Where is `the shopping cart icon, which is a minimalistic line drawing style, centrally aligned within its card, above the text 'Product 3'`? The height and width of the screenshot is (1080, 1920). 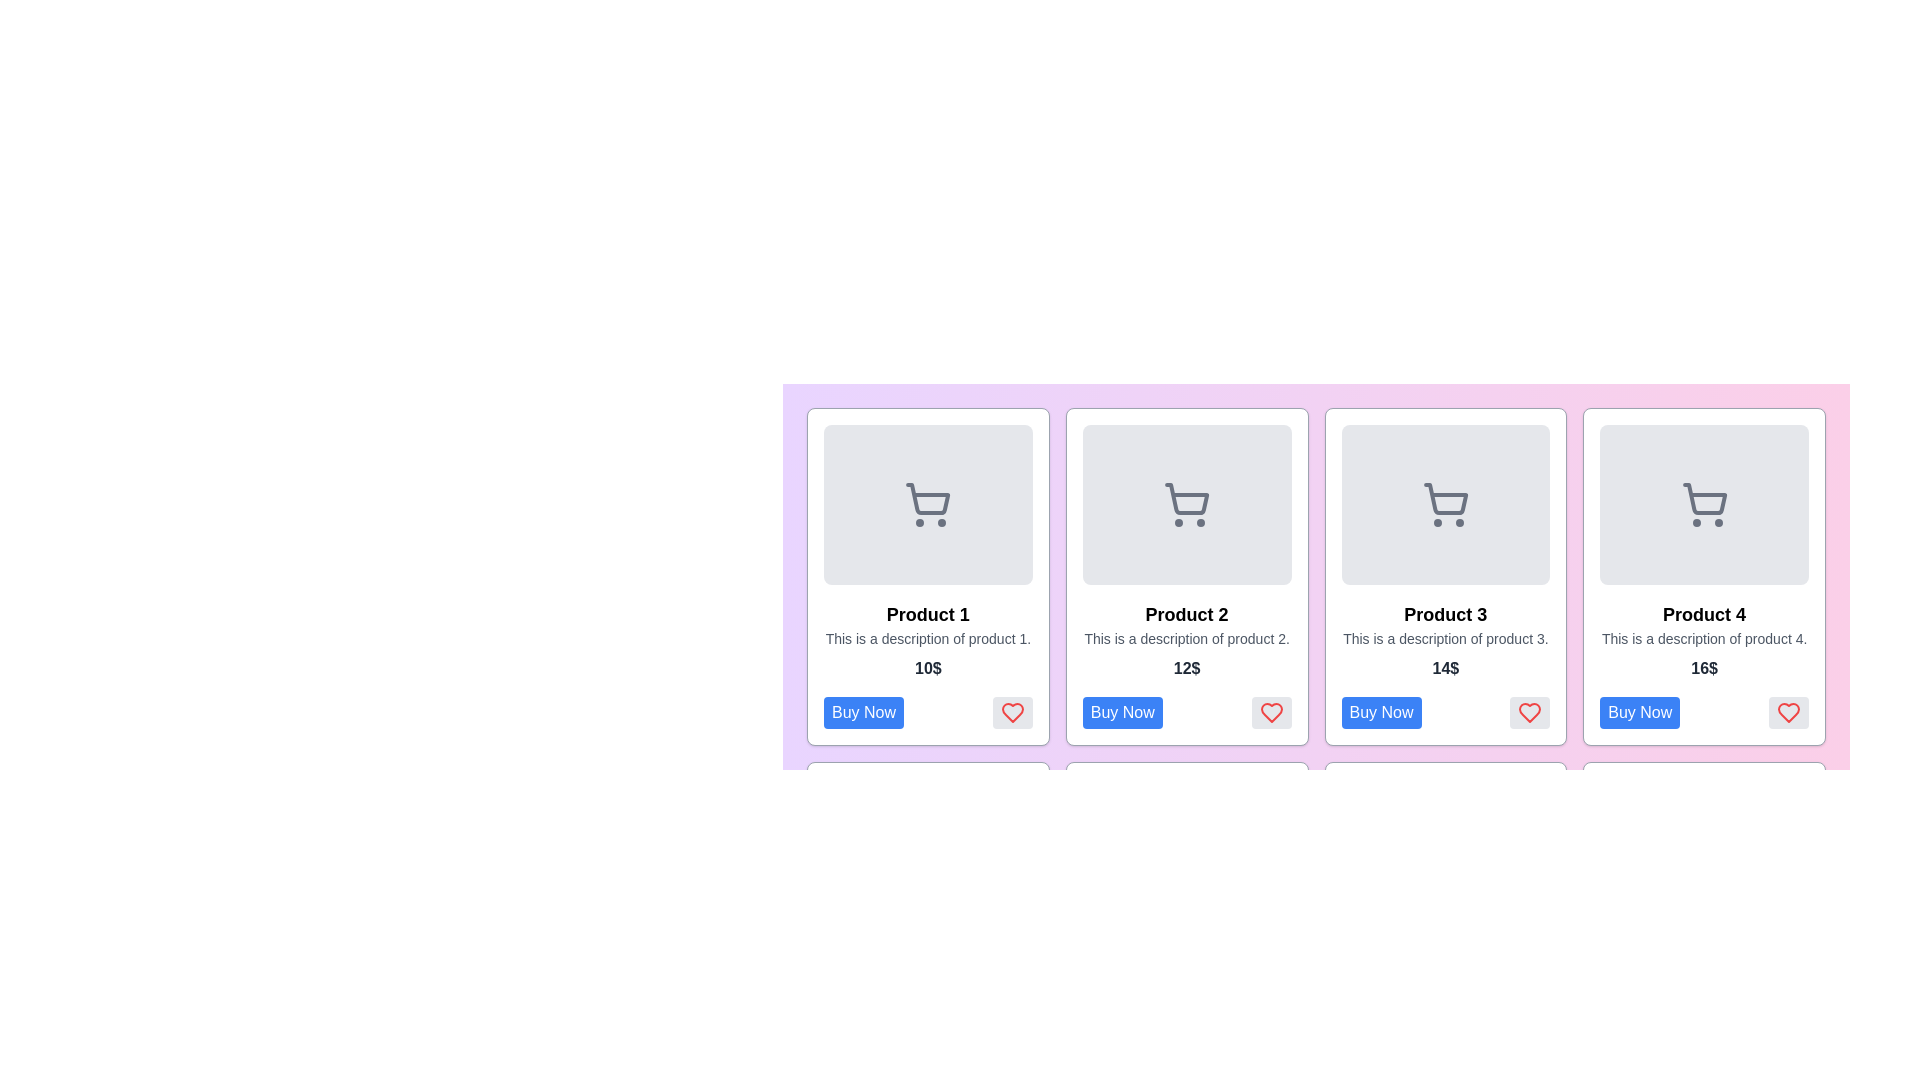
the shopping cart icon, which is a minimalistic line drawing style, centrally aligned within its card, above the text 'Product 3' is located at coordinates (1445, 504).